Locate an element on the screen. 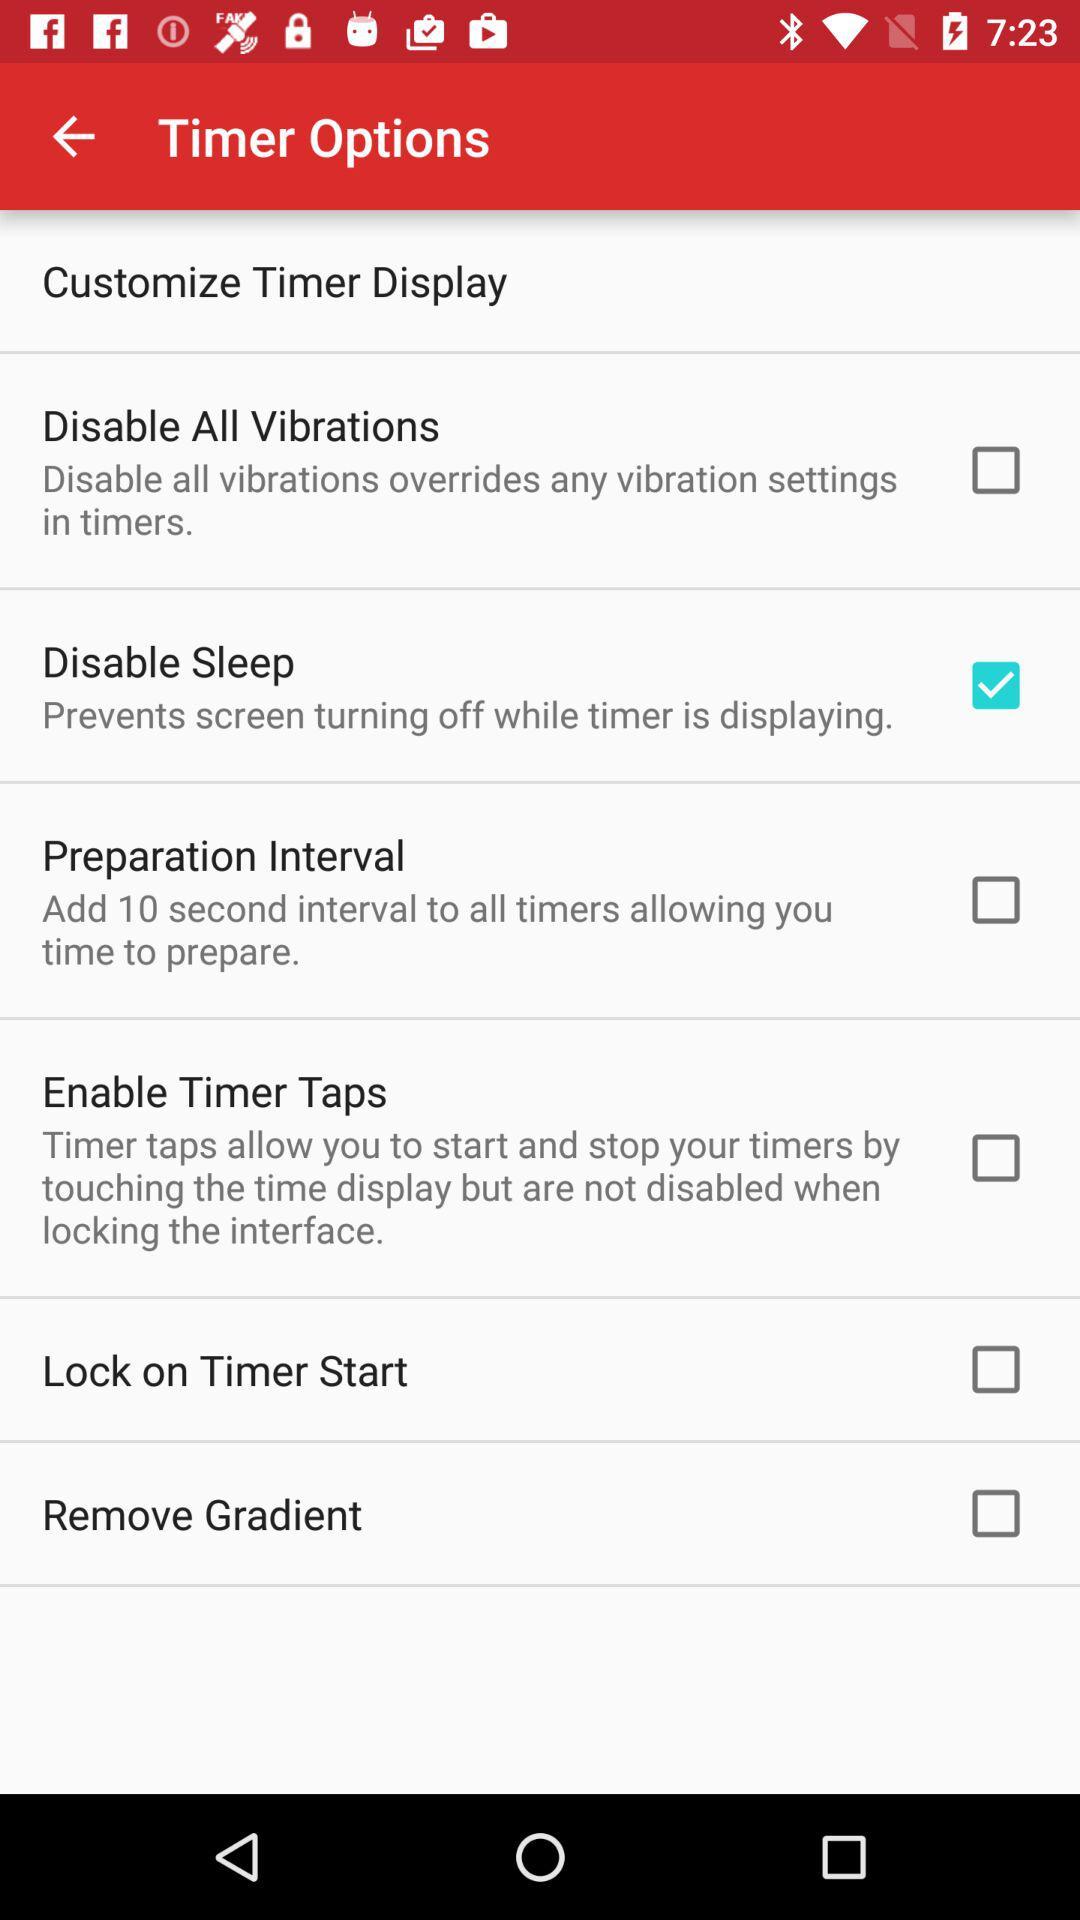 This screenshot has width=1080, height=1920. icon below the disable sleep icon is located at coordinates (467, 714).